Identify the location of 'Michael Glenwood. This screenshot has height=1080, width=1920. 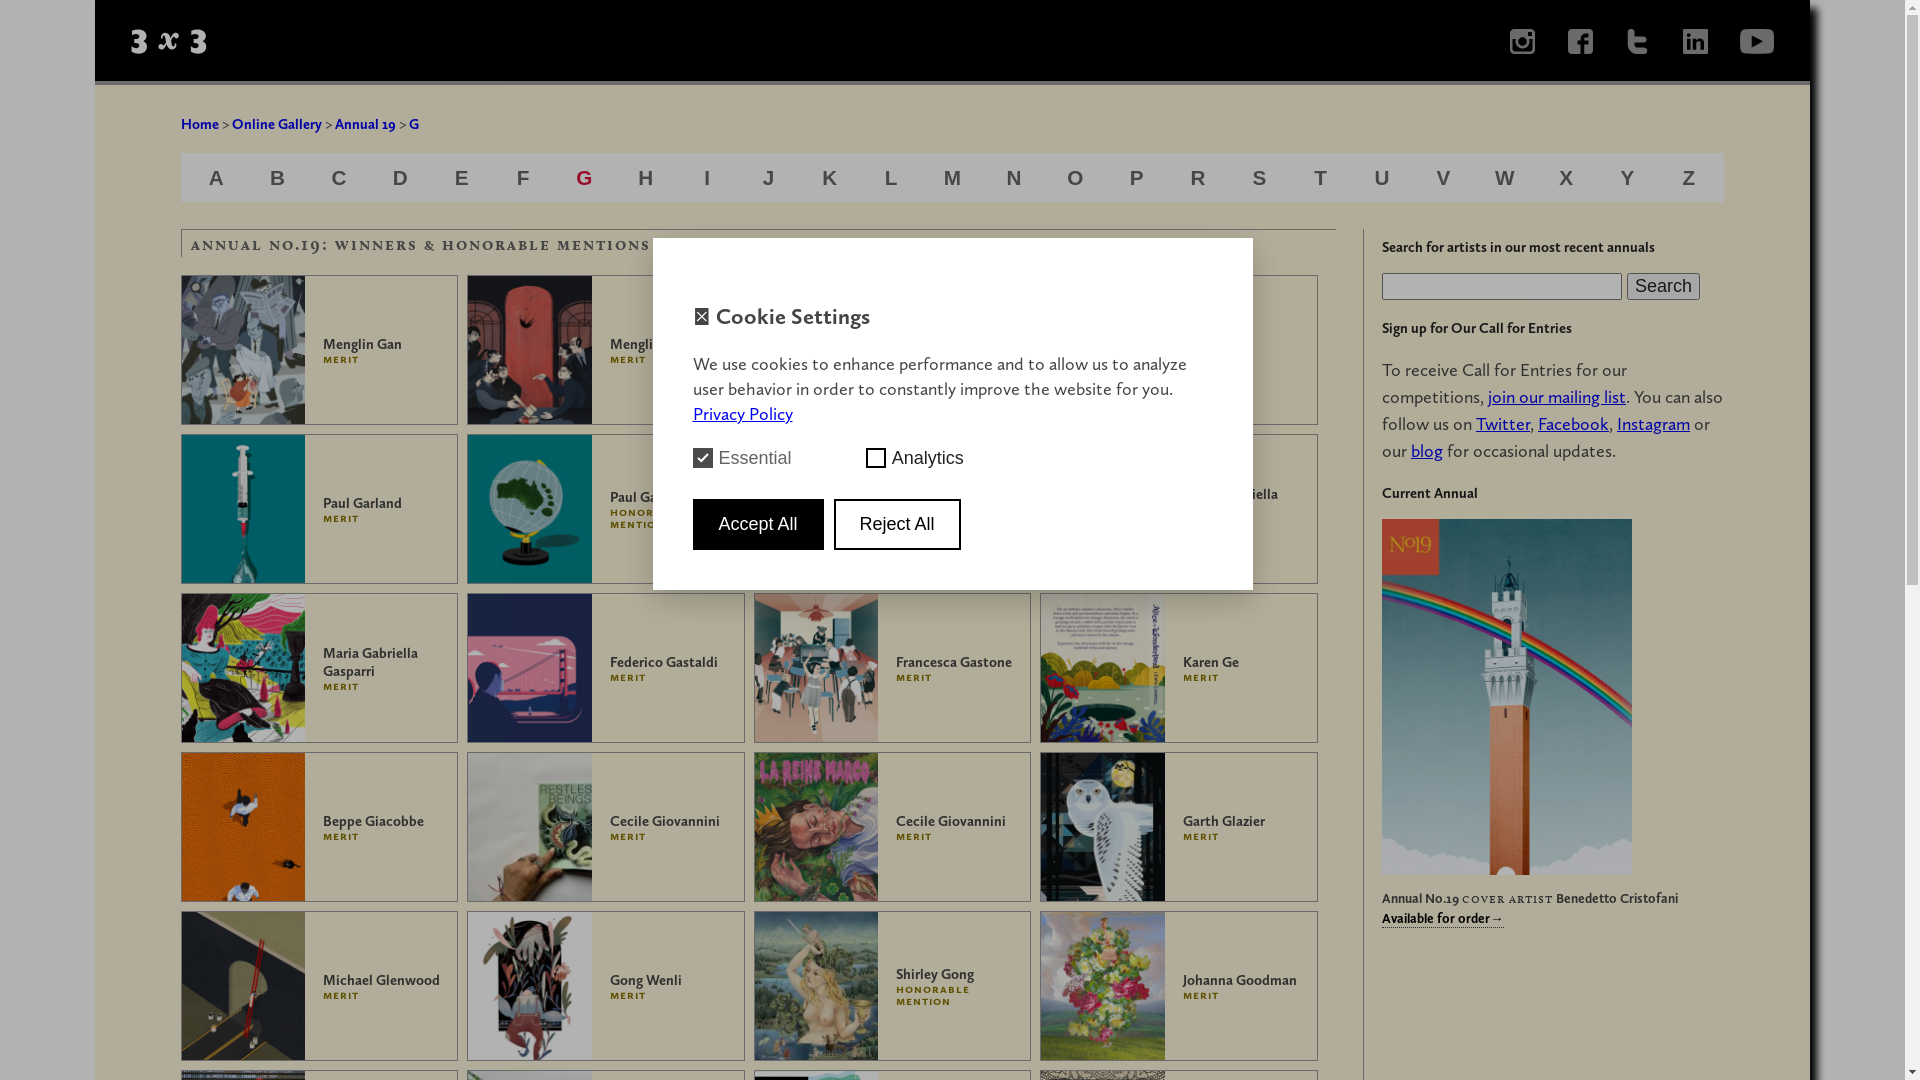
(320, 985).